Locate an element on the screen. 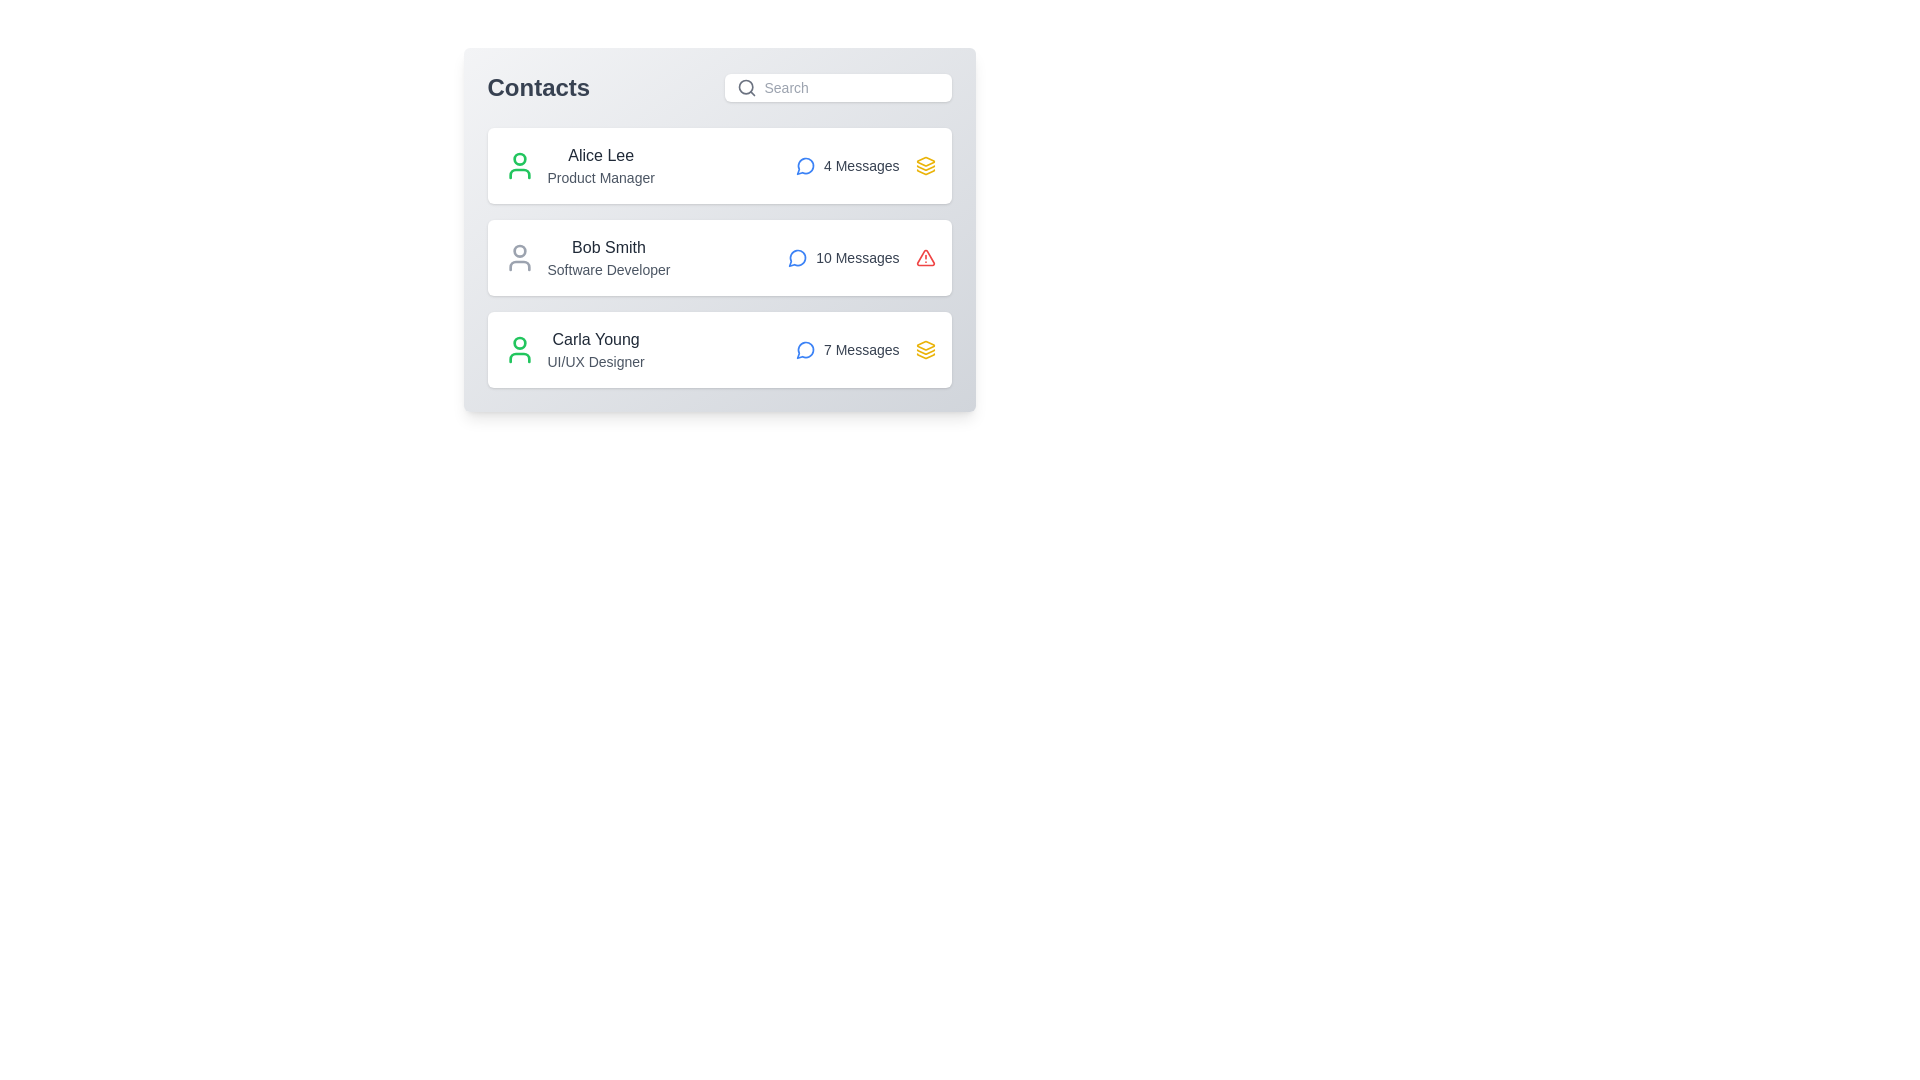  the contact item corresponding to Carla Young is located at coordinates (719, 349).